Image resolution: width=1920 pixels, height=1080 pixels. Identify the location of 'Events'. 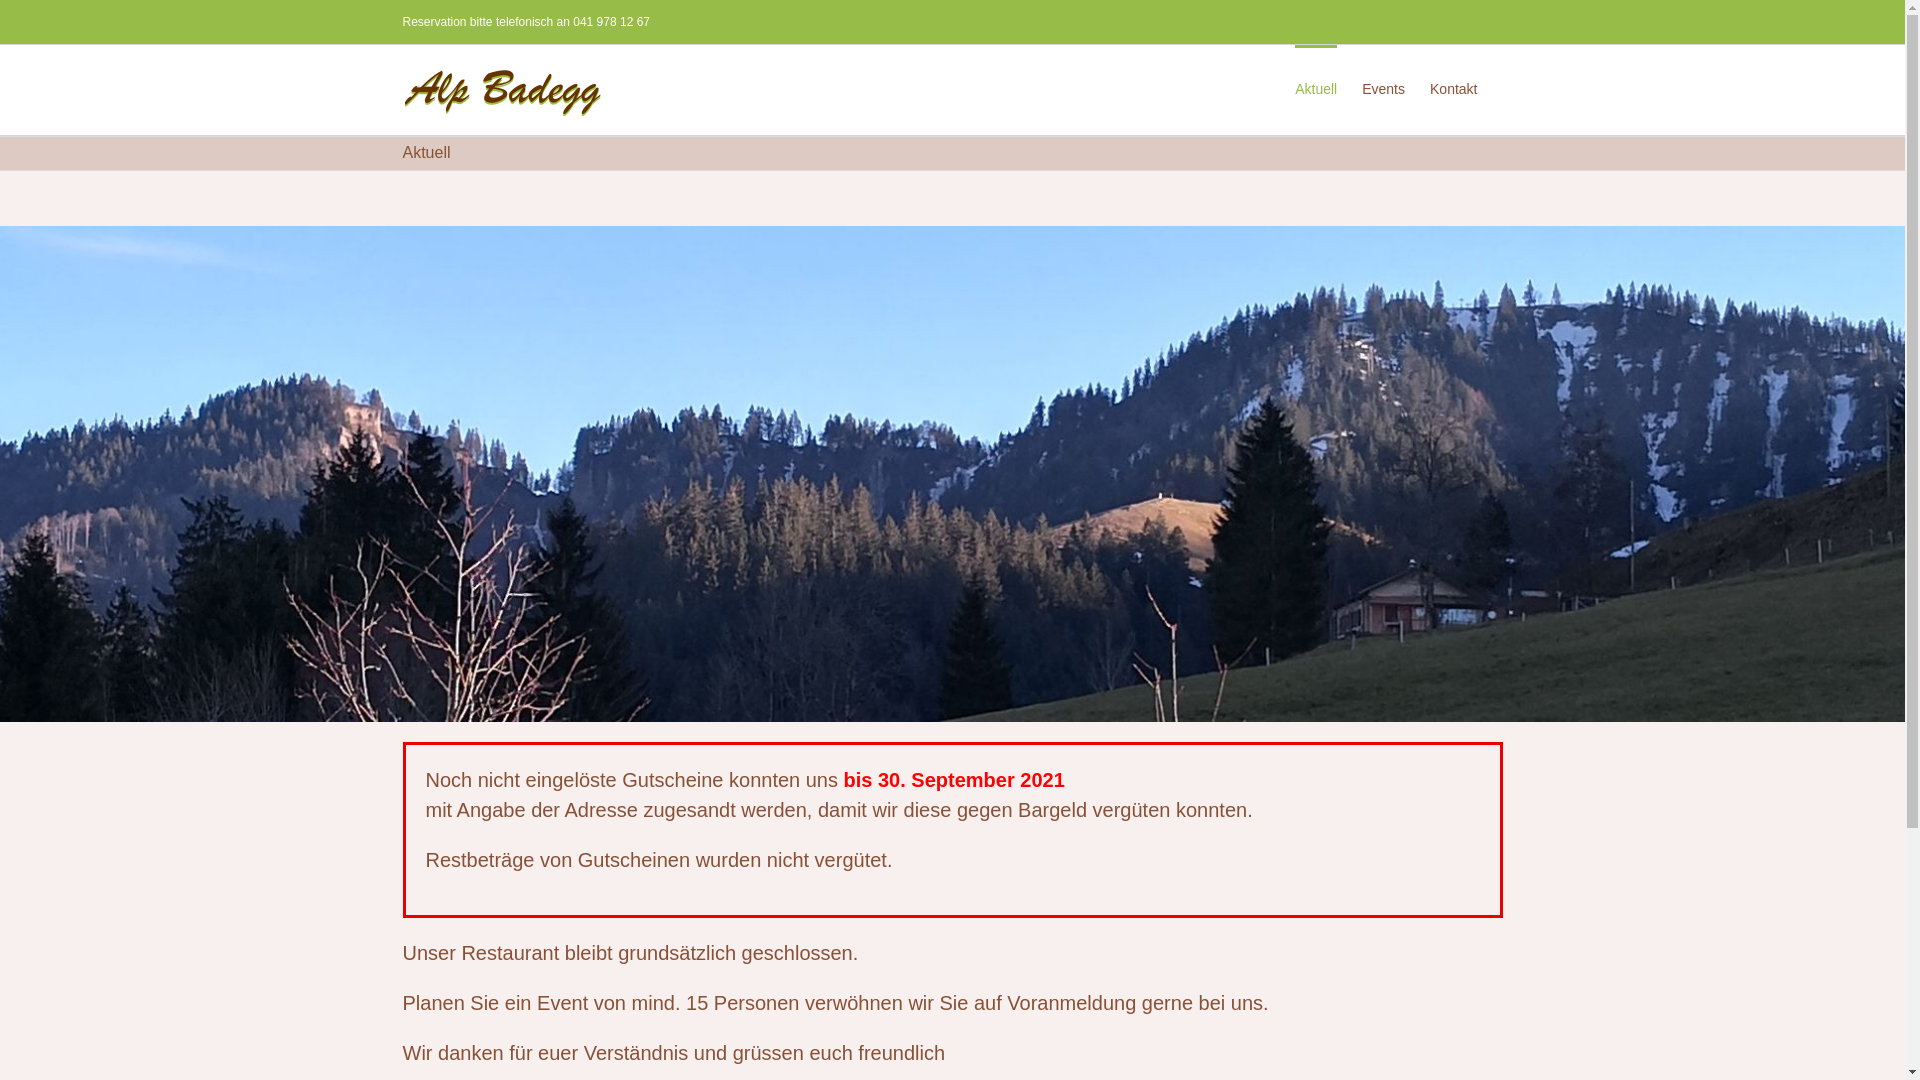
(1382, 86).